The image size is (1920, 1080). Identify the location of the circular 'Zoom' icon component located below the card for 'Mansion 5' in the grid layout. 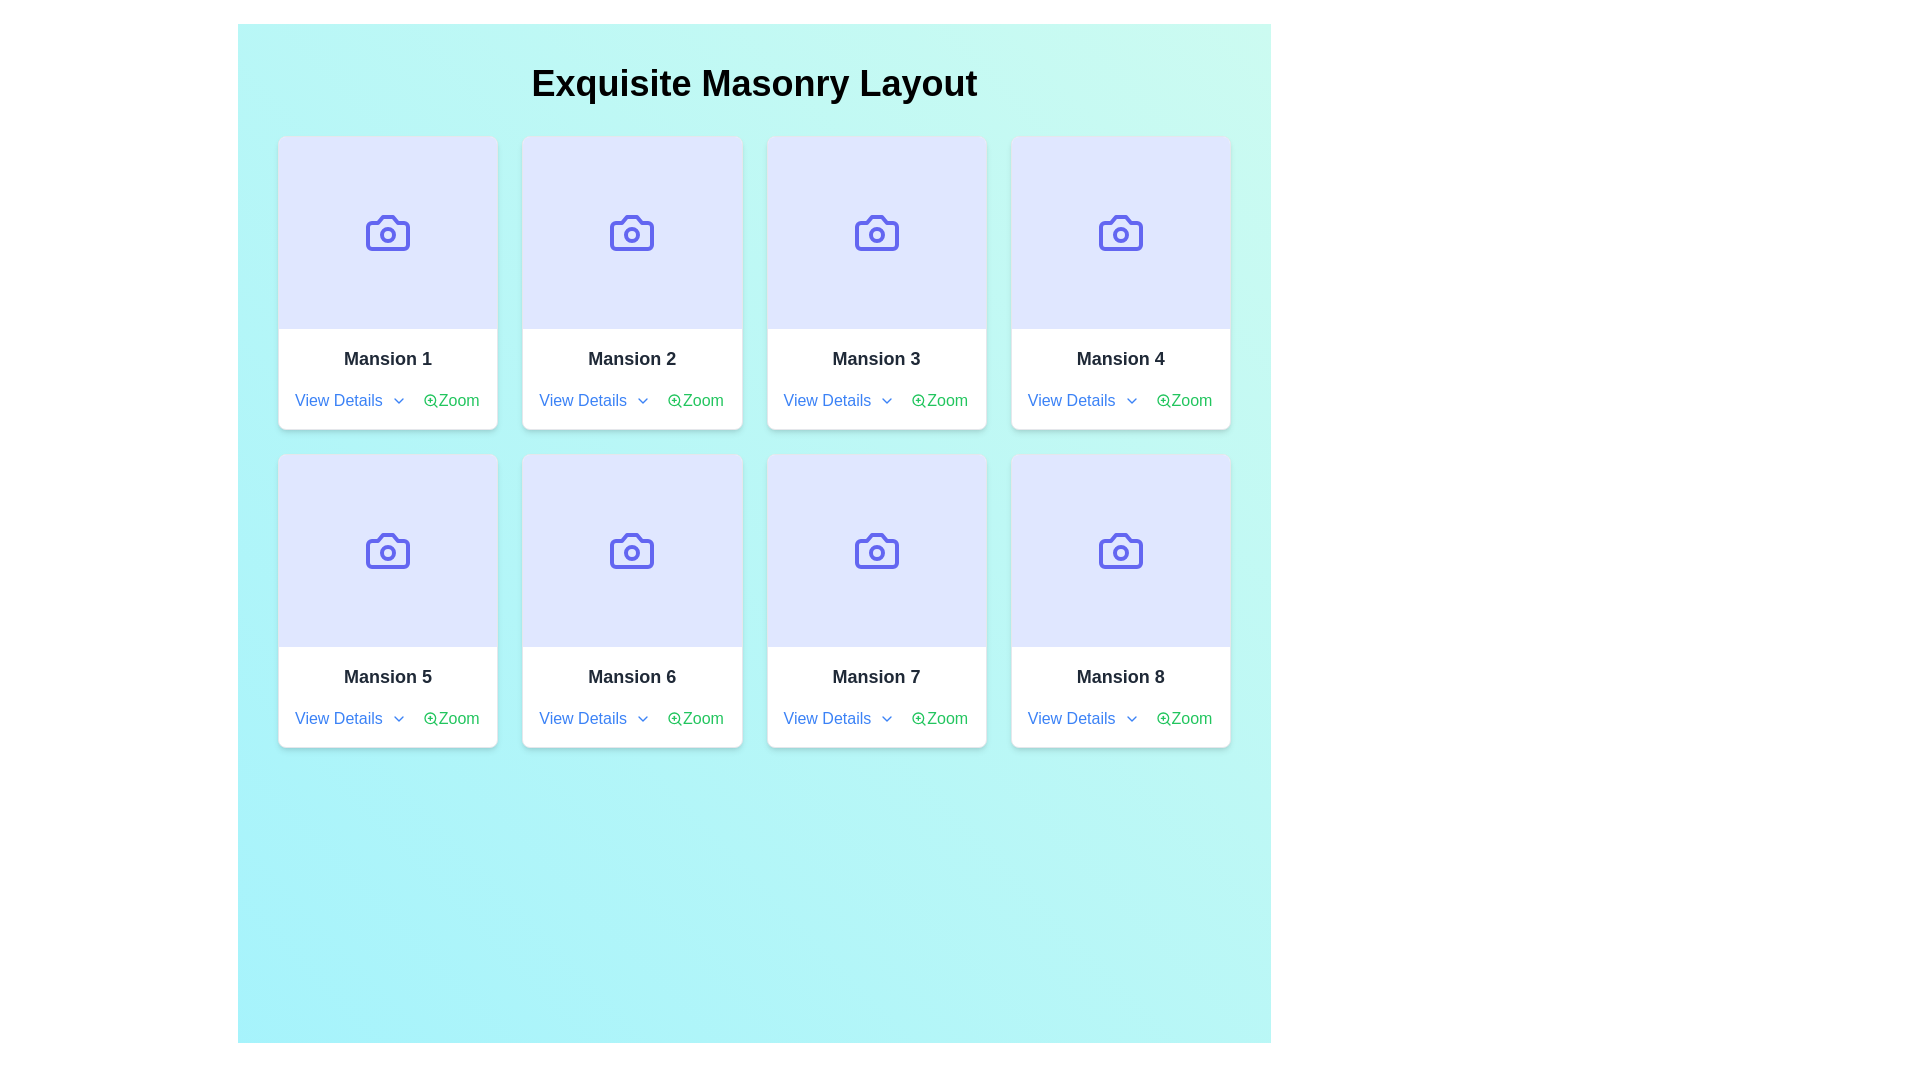
(429, 717).